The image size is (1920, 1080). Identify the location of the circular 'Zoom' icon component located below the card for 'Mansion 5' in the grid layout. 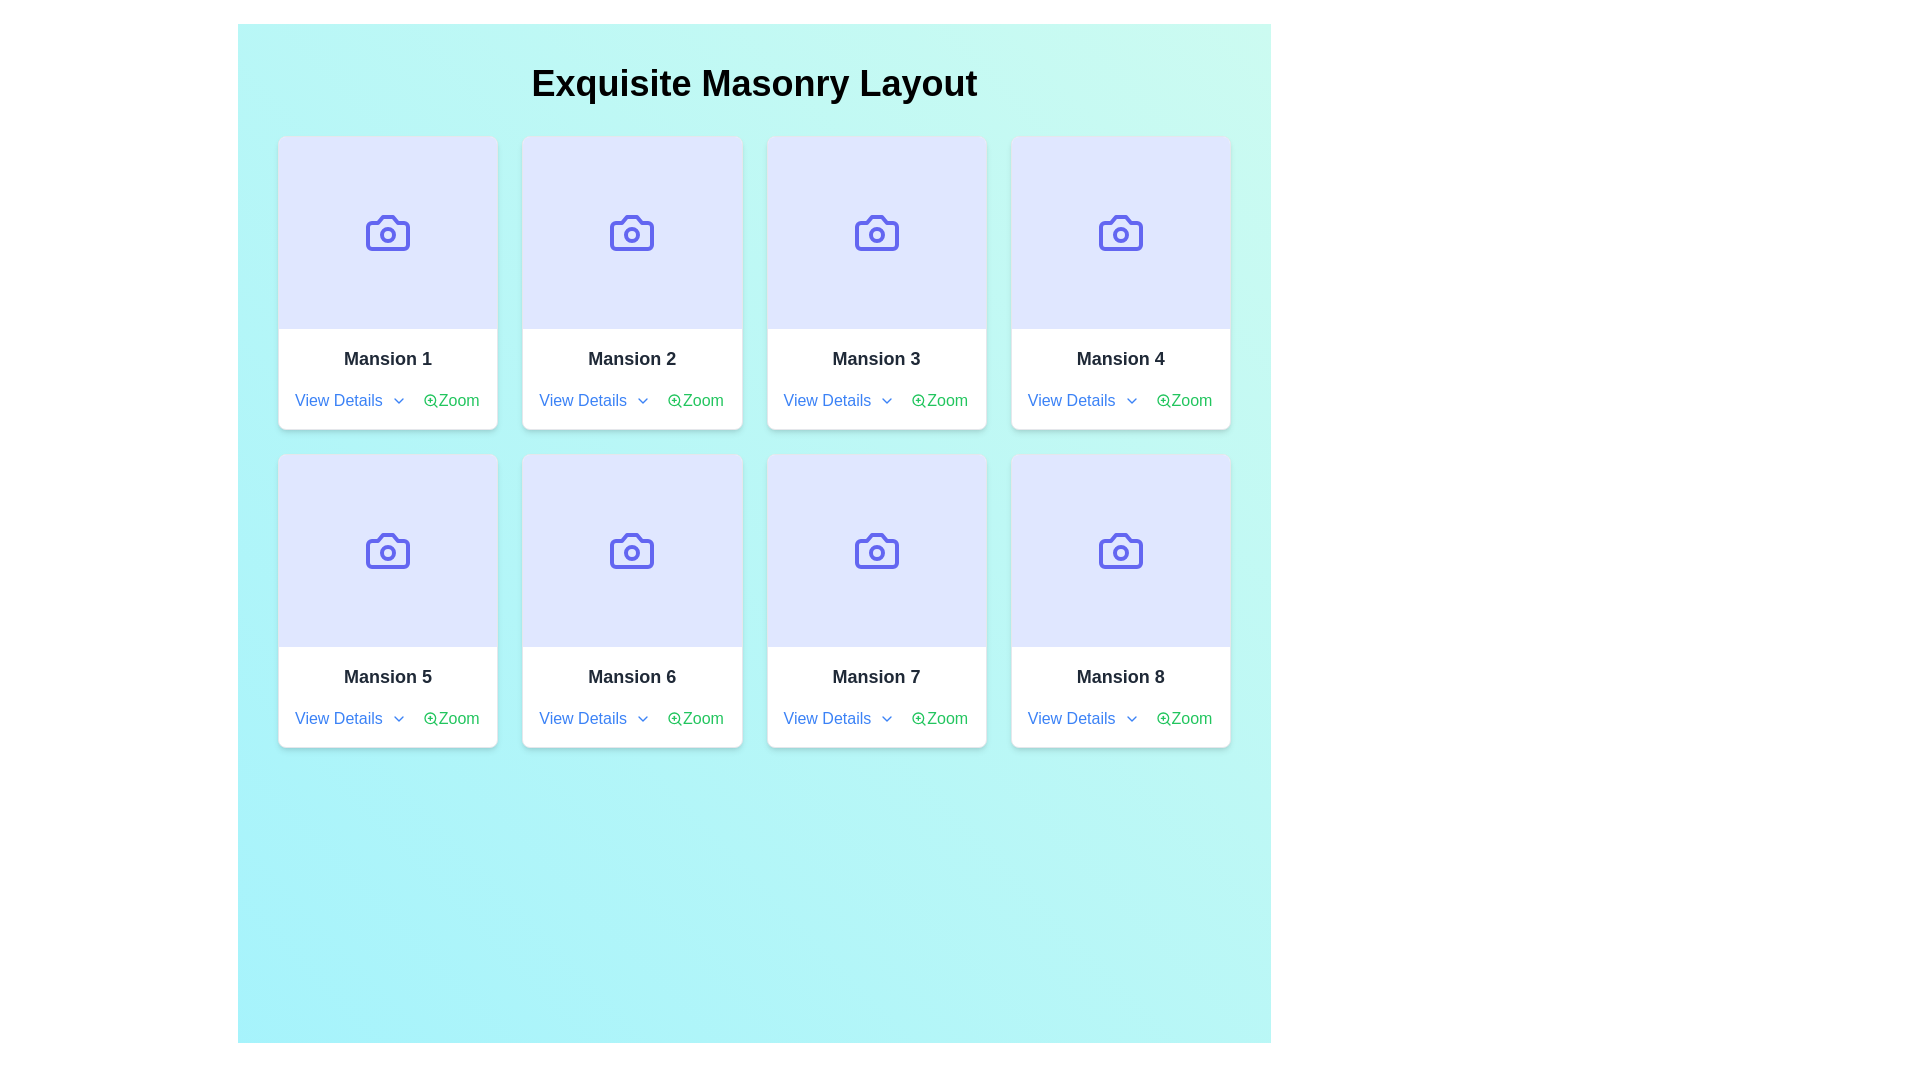
(429, 717).